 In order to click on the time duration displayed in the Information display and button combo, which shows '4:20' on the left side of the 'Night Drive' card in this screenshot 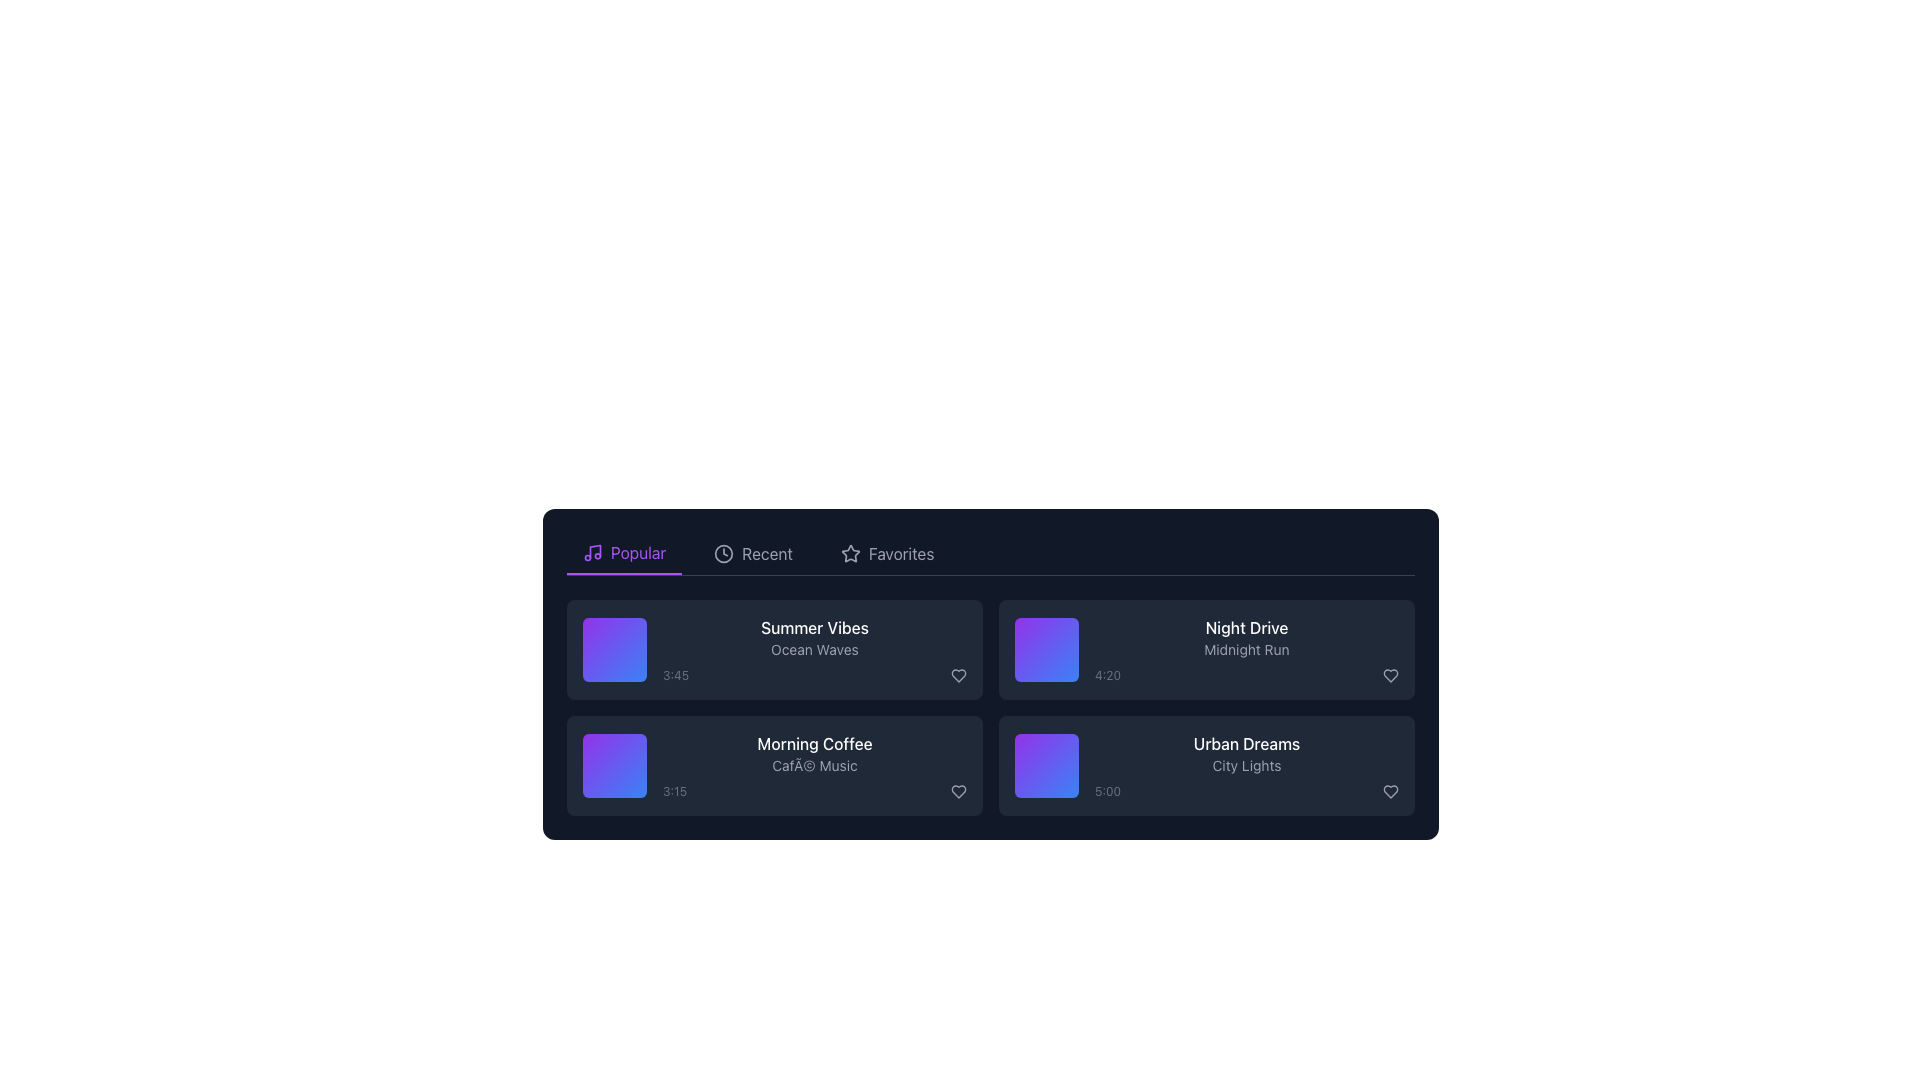, I will do `click(1246, 675)`.